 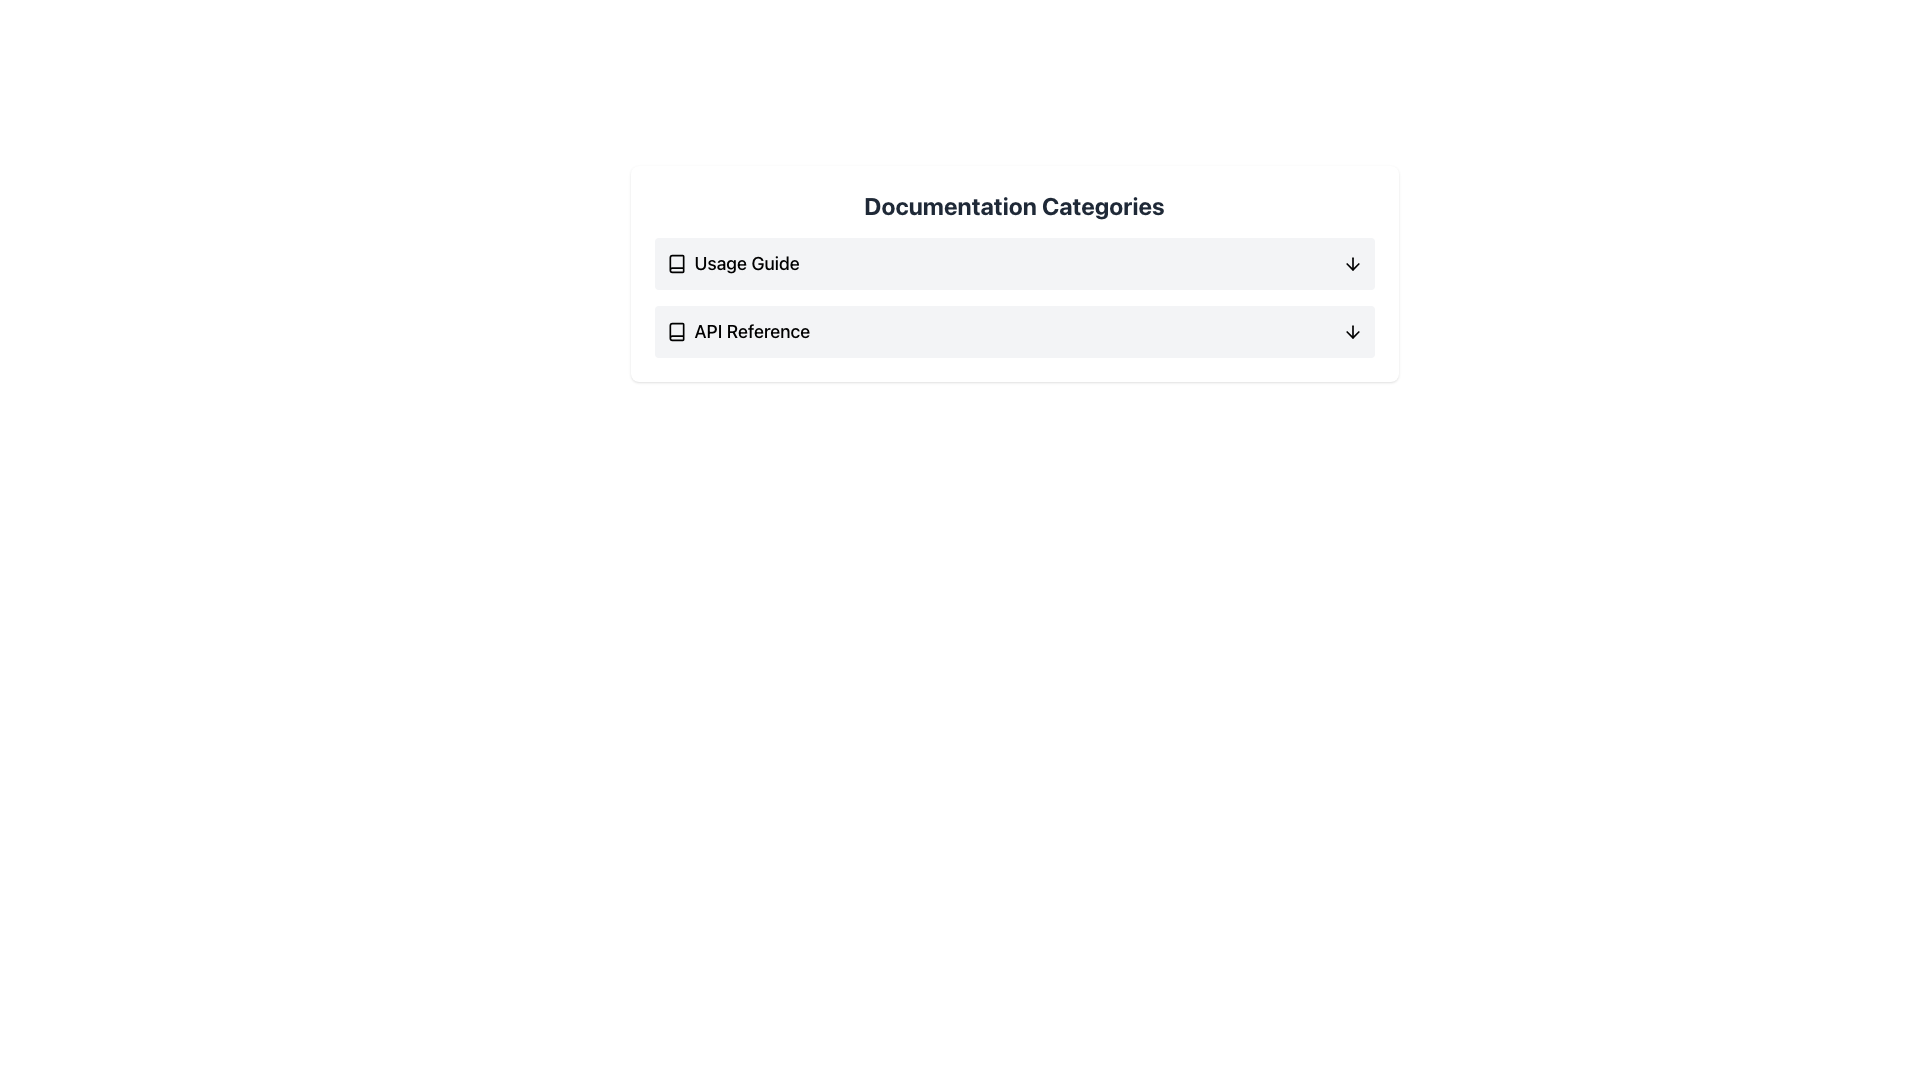 I want to click on the 'Usage Guide' text with icon, which is styled in bold and positioned on the left side of the first item in the documentation categories list, so click(x=732, y=262).